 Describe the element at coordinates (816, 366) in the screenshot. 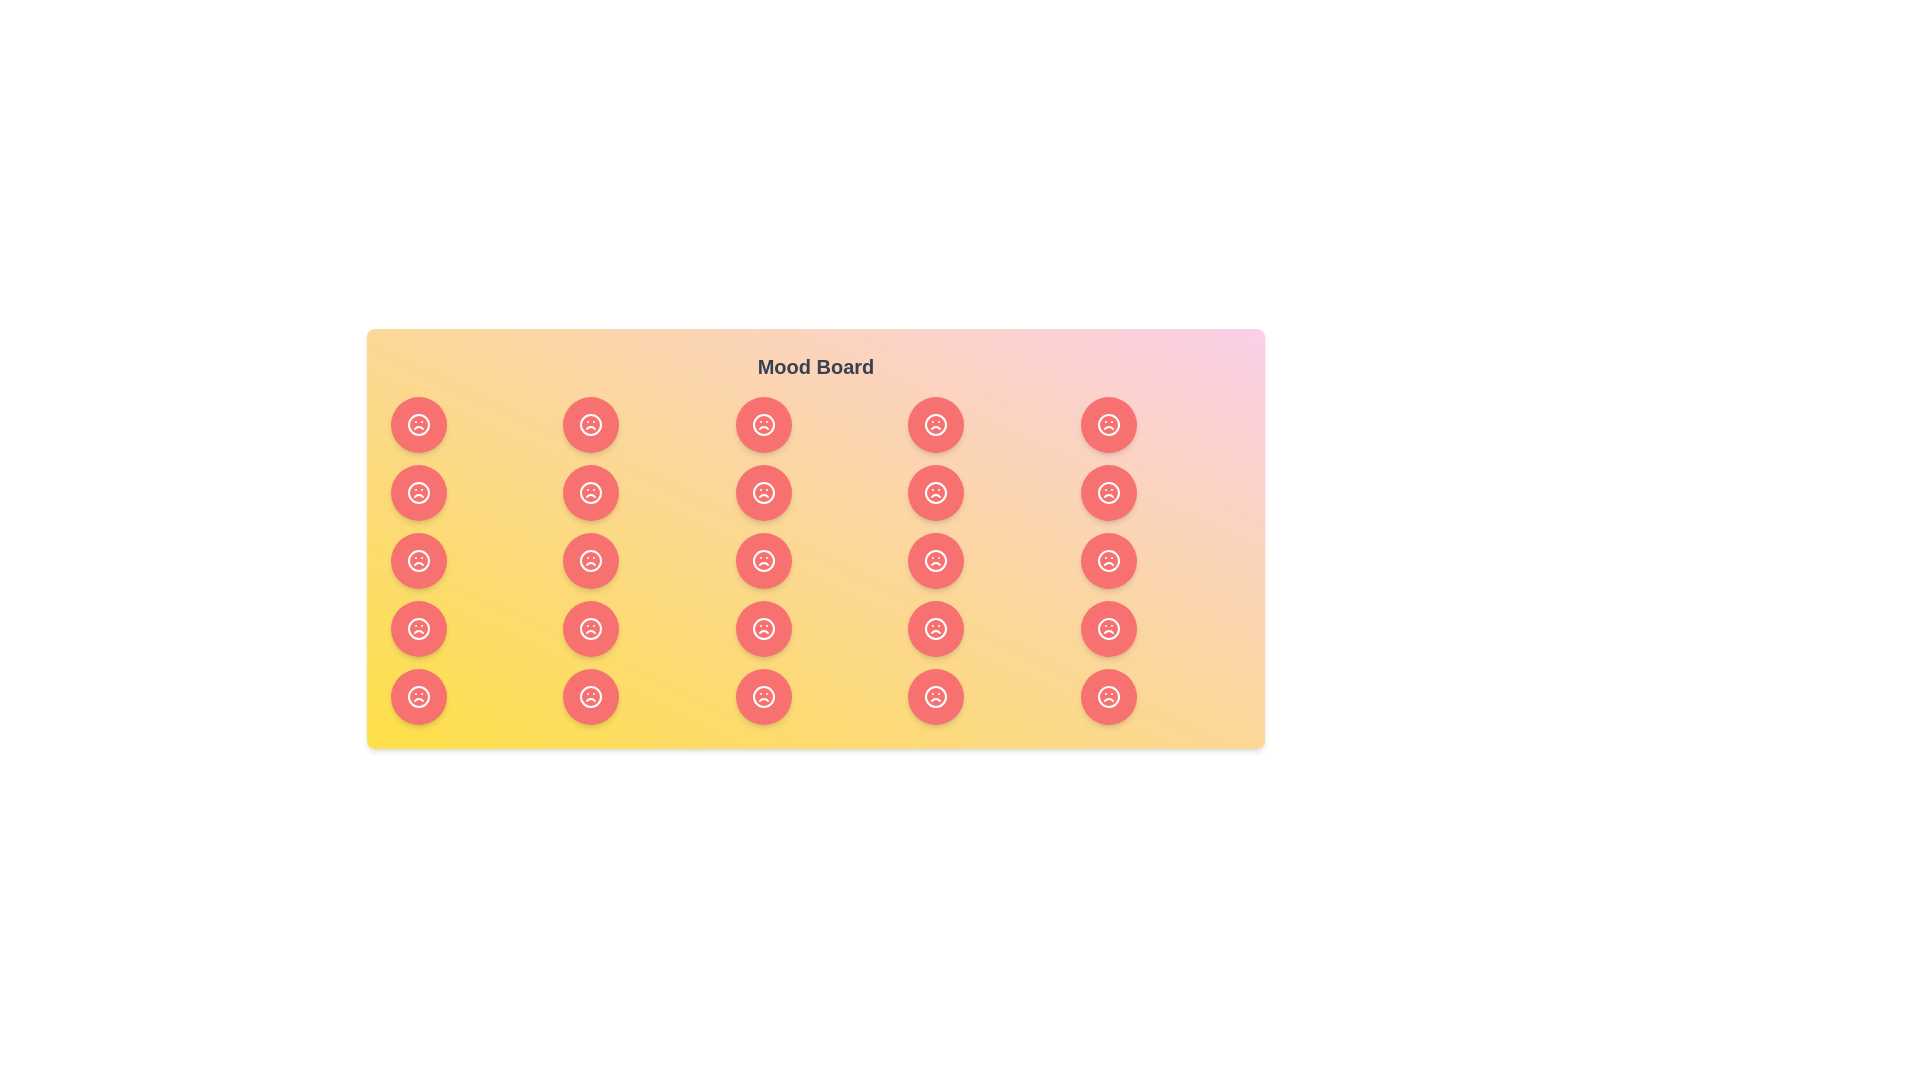

I see `the text 'Mood Board' displayed at the top of the component` at that location.